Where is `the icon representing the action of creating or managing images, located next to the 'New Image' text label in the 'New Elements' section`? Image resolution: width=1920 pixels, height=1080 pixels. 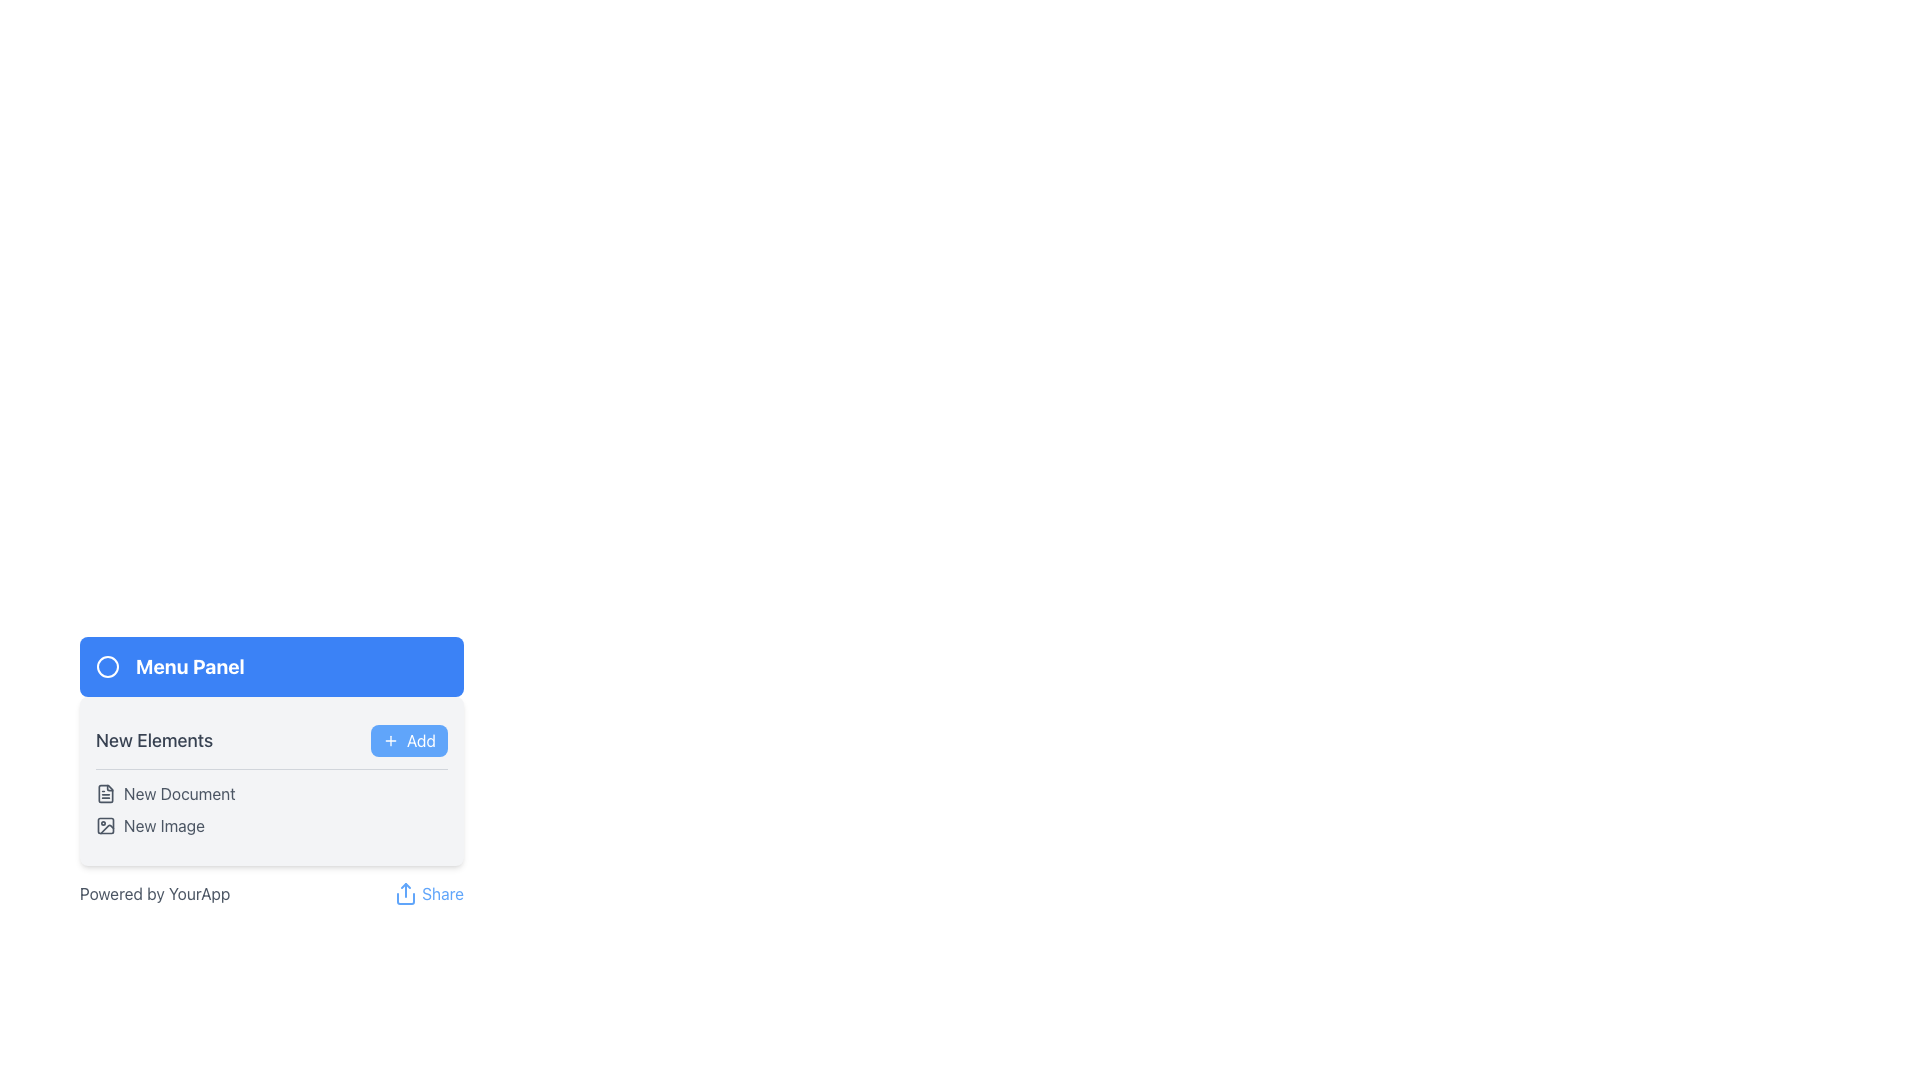 the icon representing the action of creating or managing images, located next to the 'New Image' text label in the 'New Elements' section is located at coordinates (104, 825).